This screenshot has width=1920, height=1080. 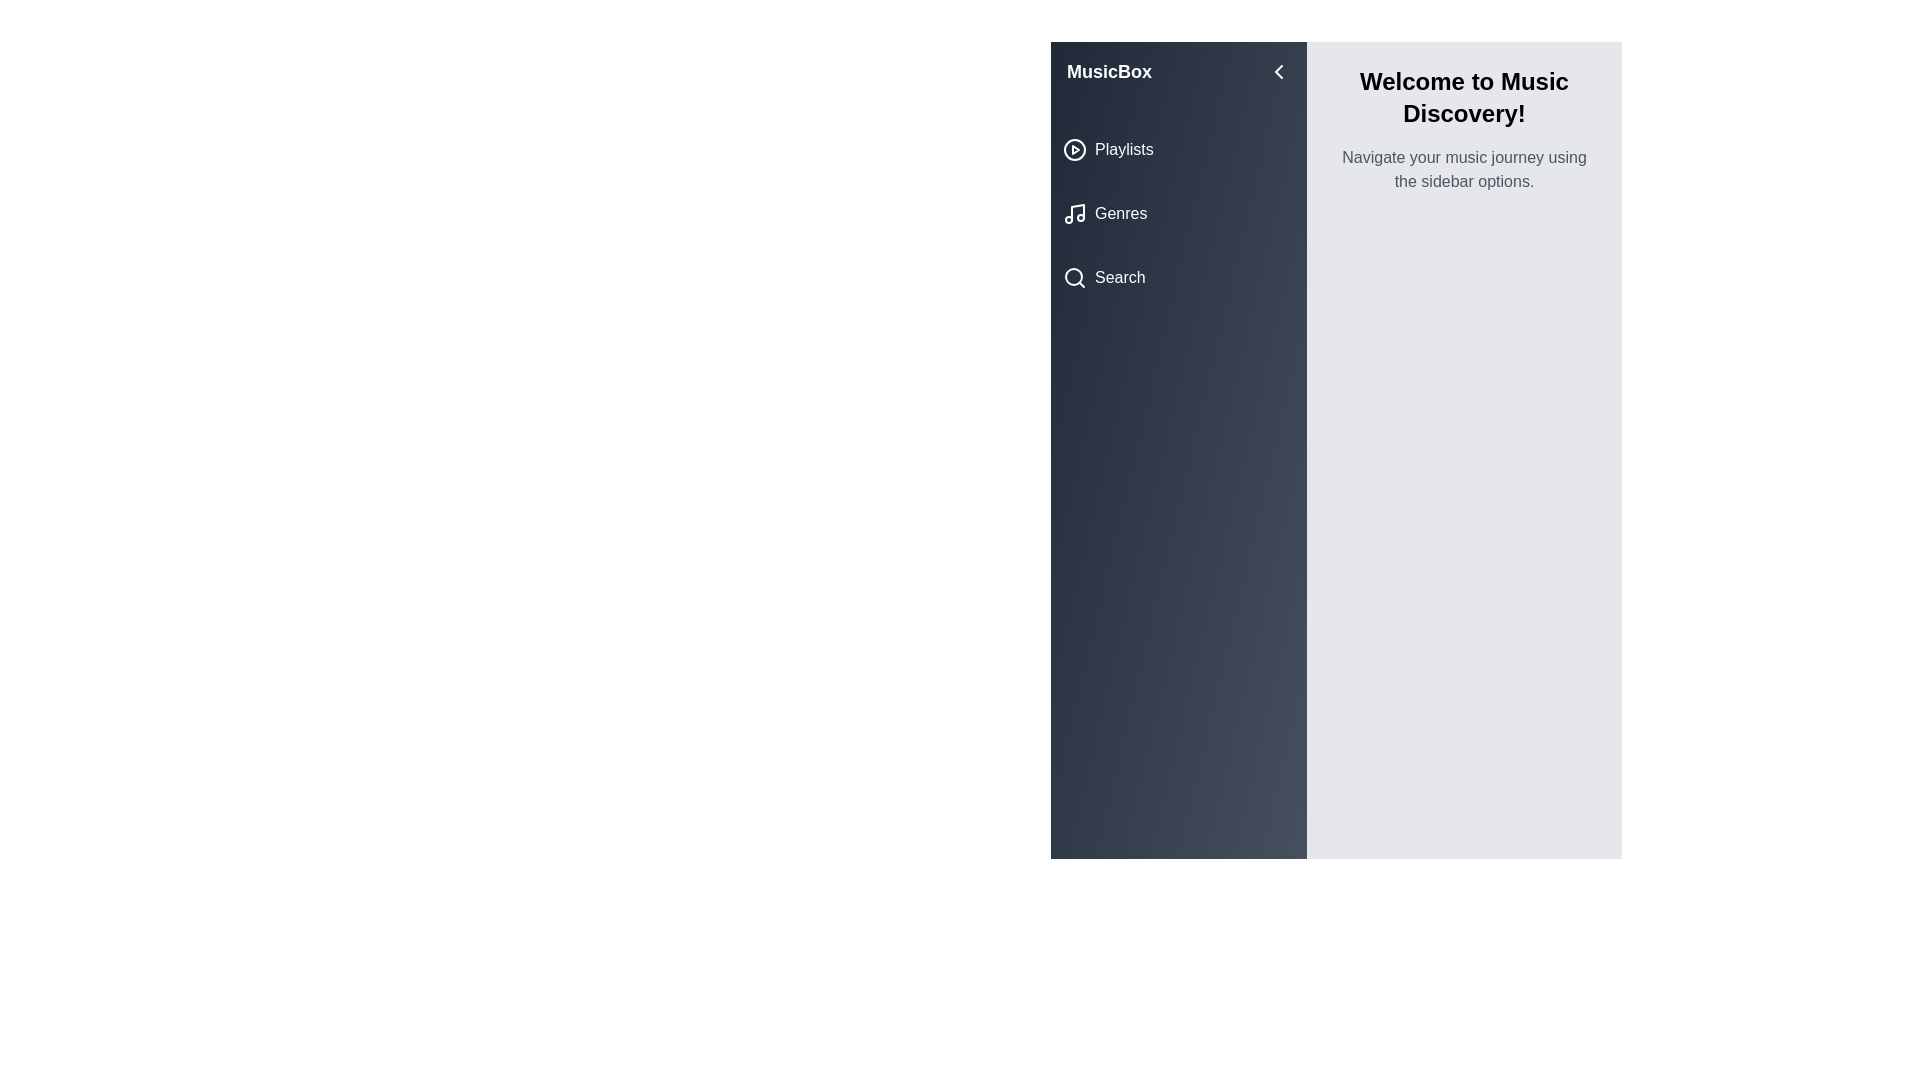 What do you see at coordinates (1179, 213) in the screenshot?
I see `the category Genres to view its hover state` at bounding box center [1179, 213].